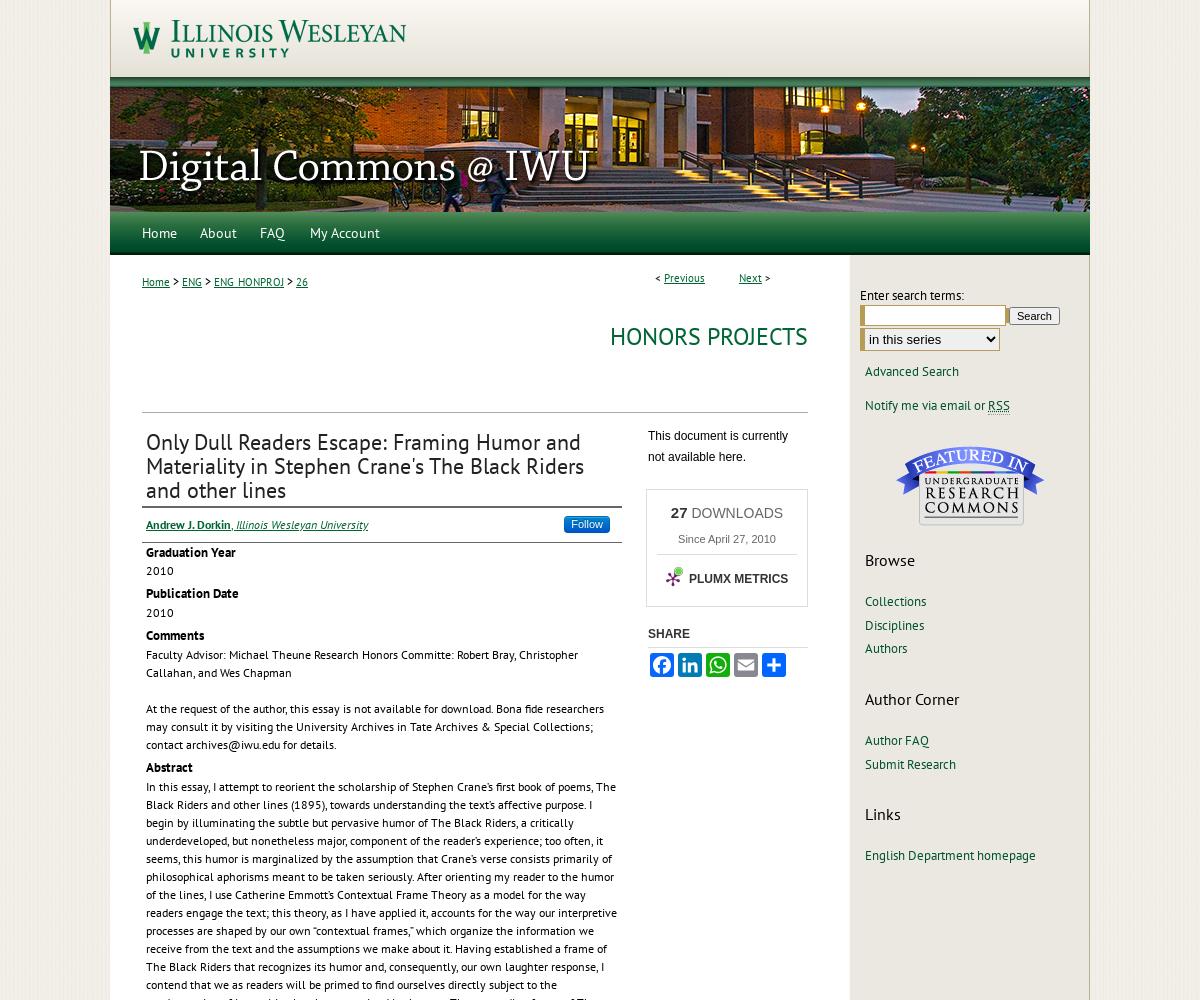  I want to click on 'Illinois Wesleyan University', so click(302, 523).